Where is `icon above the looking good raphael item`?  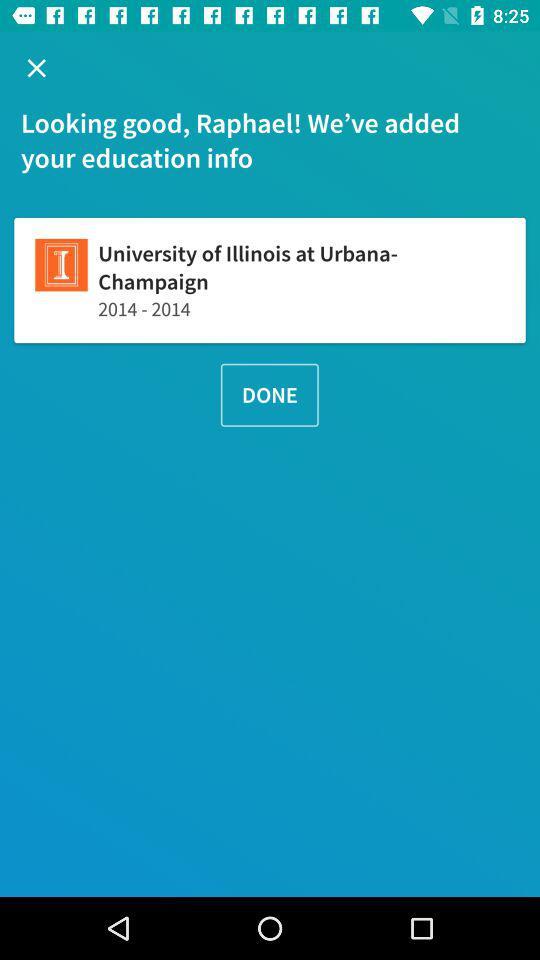
icon above the looking good raphael item is located at coordinates (36, 68).